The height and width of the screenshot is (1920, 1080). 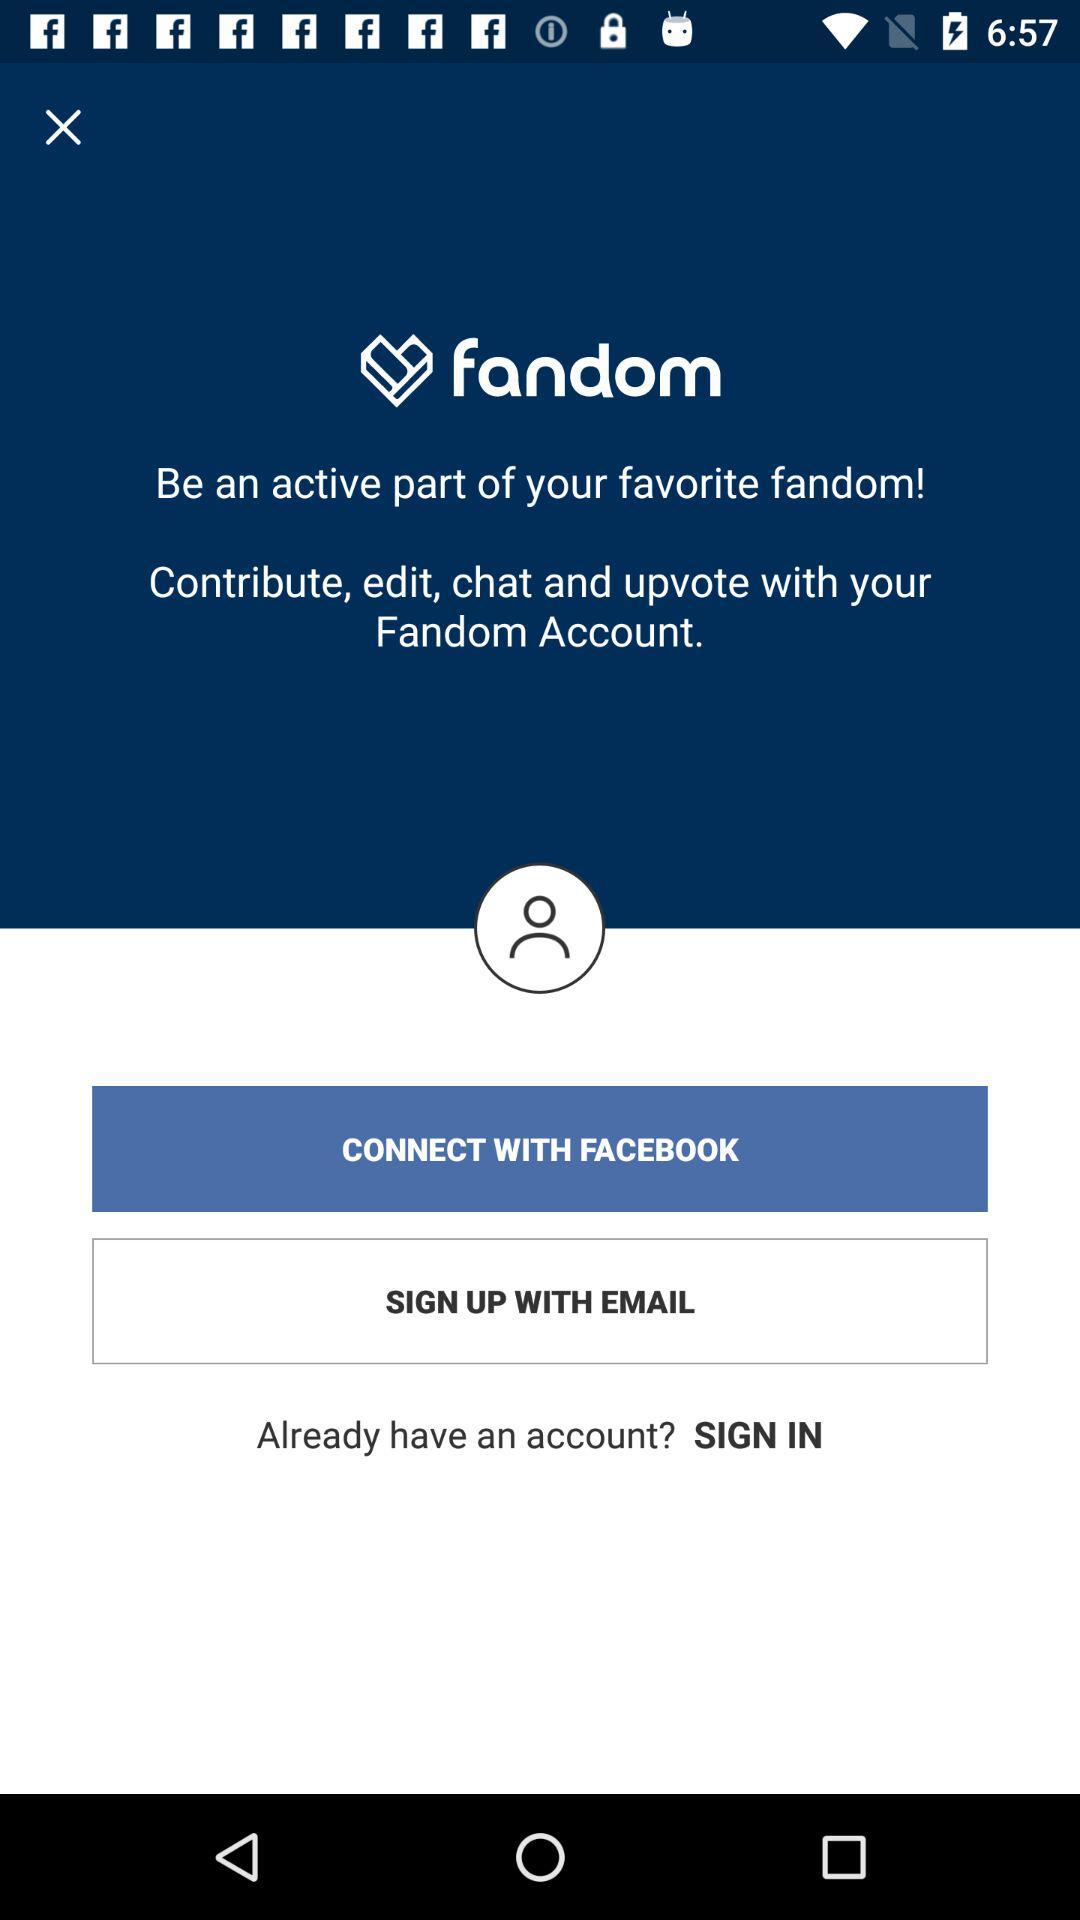 I want to click on item above the sign up with icon, so click(x=540, y=1148).